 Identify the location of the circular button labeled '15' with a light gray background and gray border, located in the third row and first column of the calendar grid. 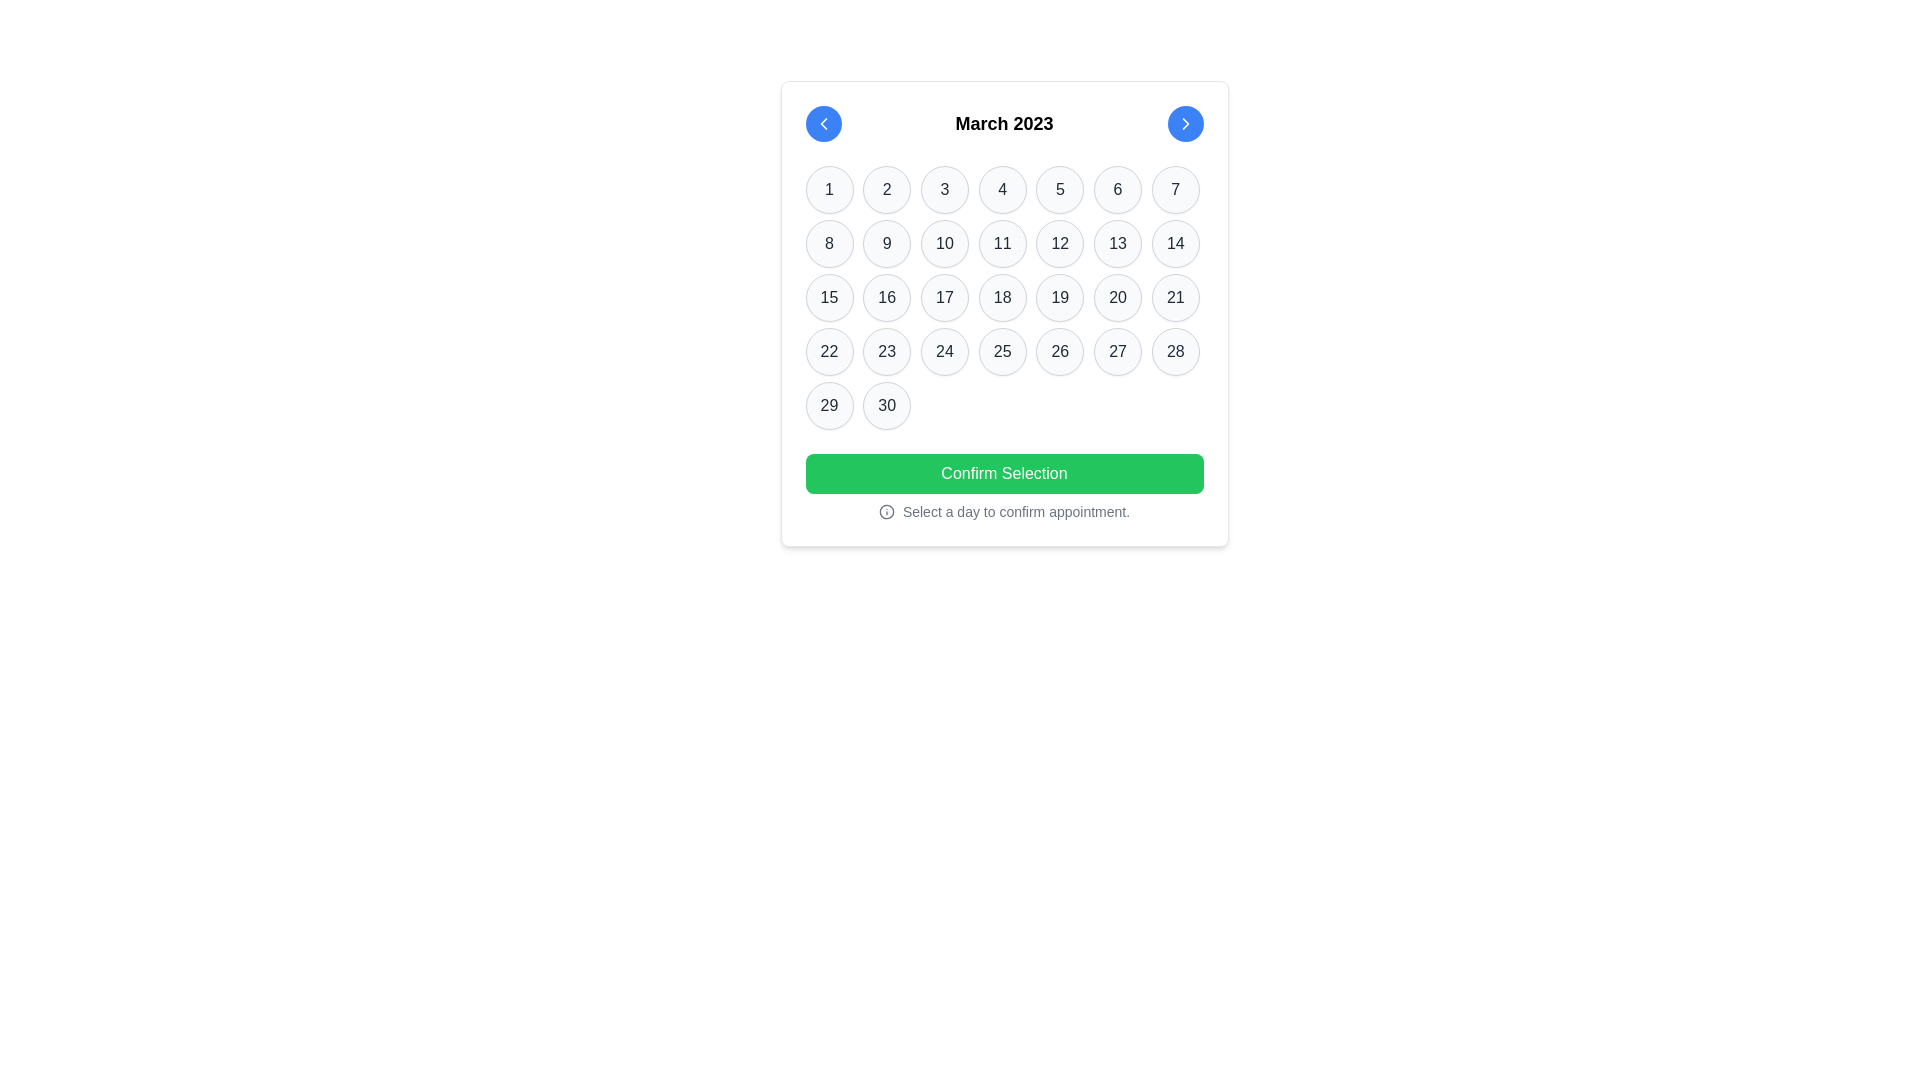
(829, 297).